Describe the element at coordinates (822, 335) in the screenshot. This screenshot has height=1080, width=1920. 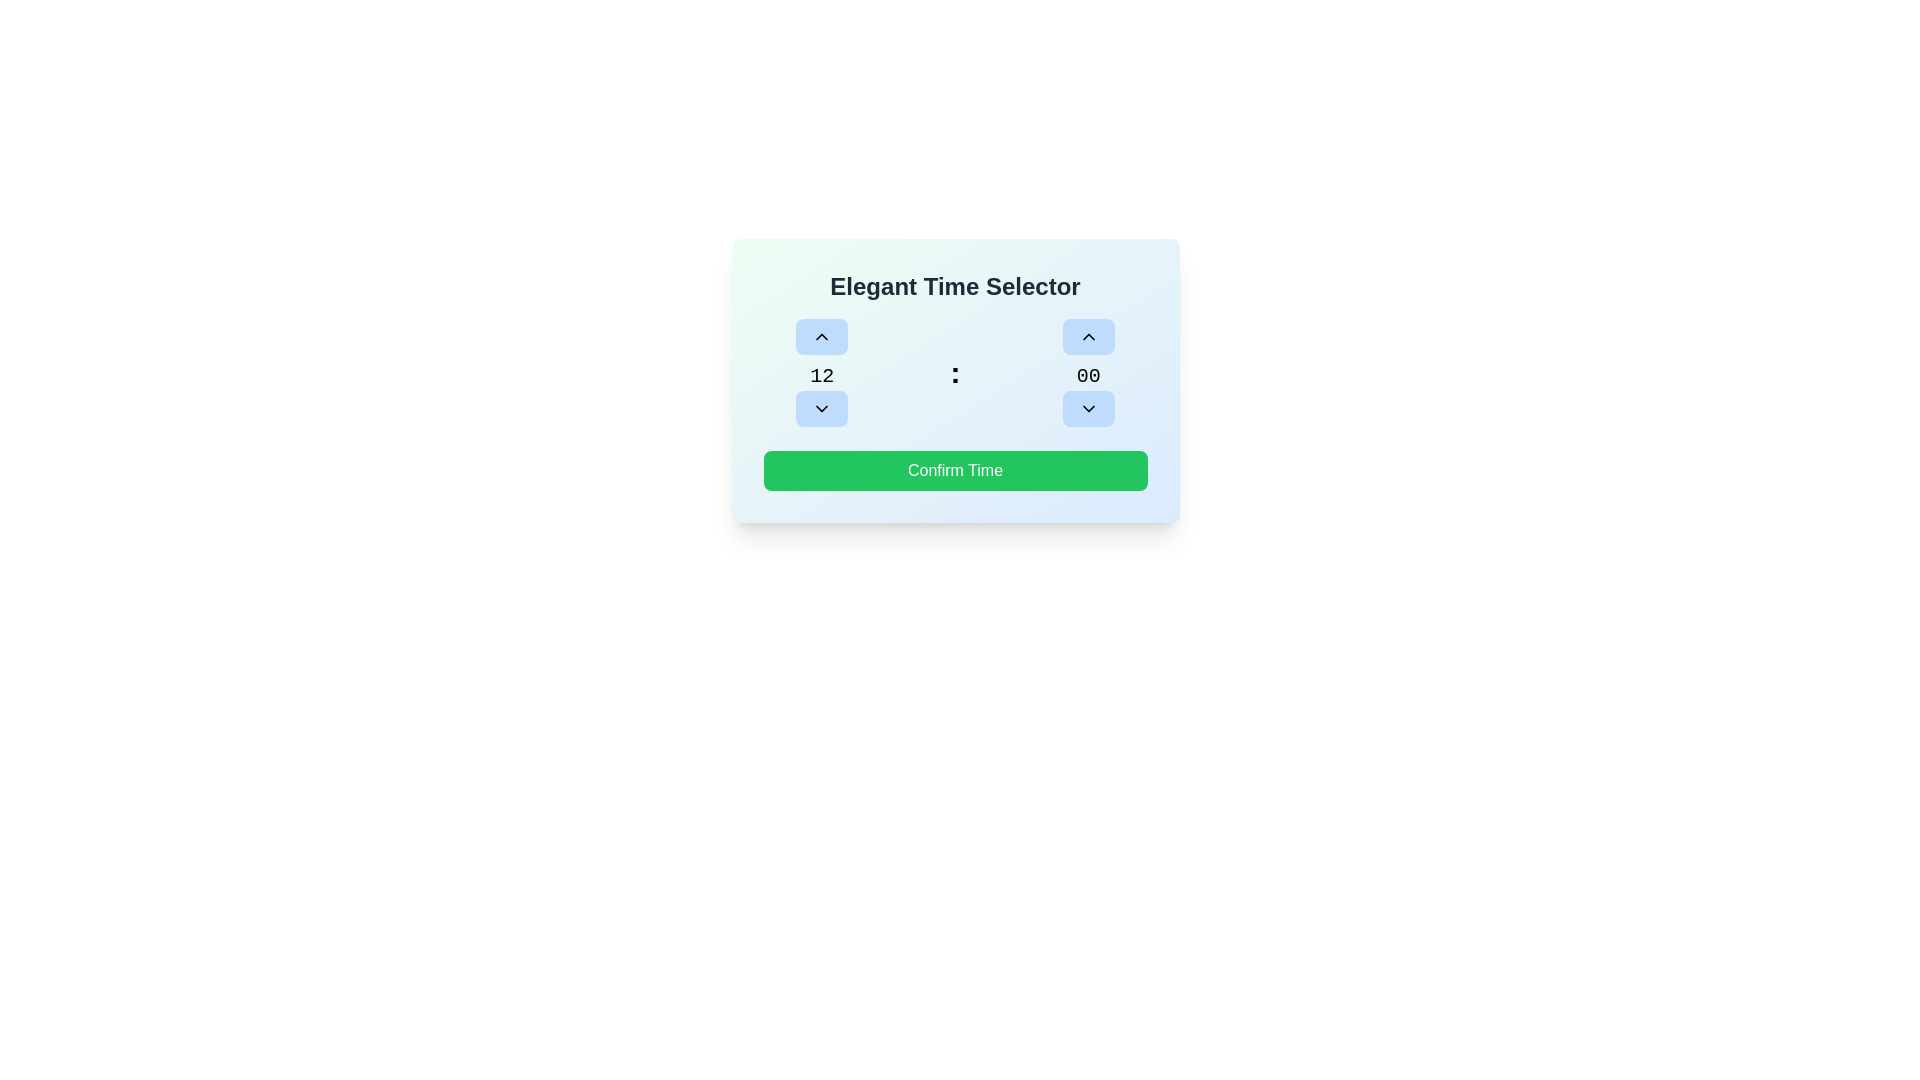
I see `the small blue button with an upward-facing chevron icon to increment the hour value, located at the top-left area of the time selector interface above the number '12'` at that location.